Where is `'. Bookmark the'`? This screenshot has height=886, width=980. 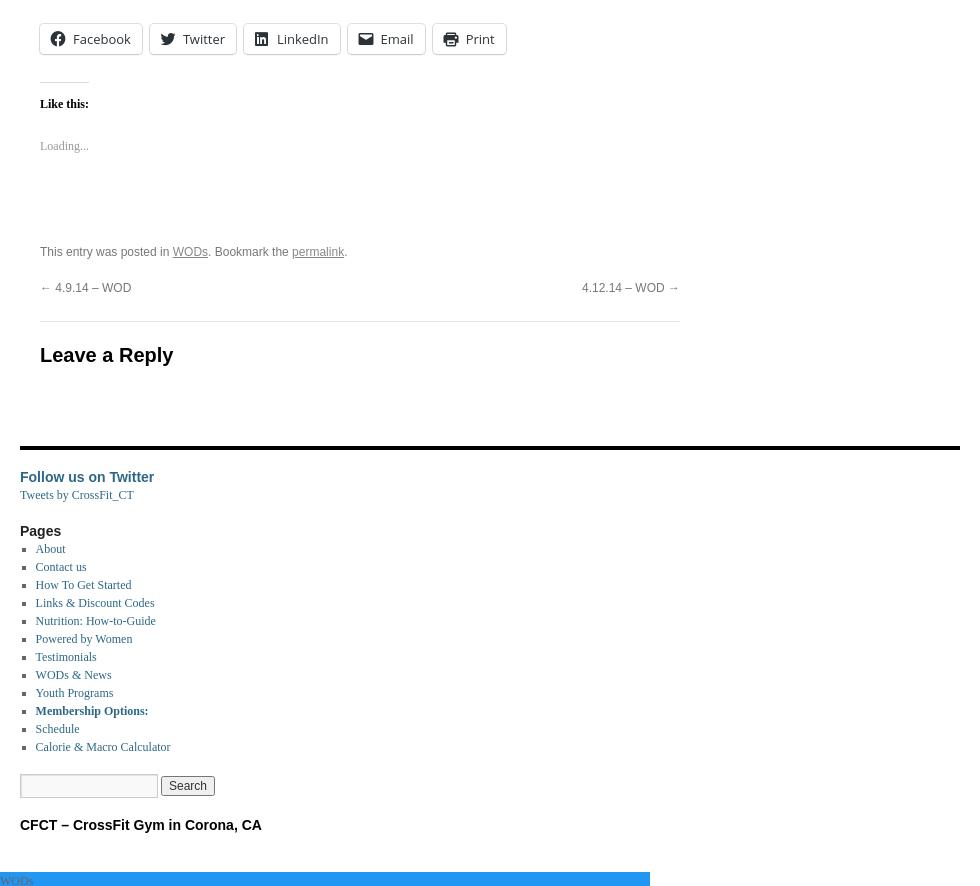
'. Bookmark the' is located at coordinates (249, 250).